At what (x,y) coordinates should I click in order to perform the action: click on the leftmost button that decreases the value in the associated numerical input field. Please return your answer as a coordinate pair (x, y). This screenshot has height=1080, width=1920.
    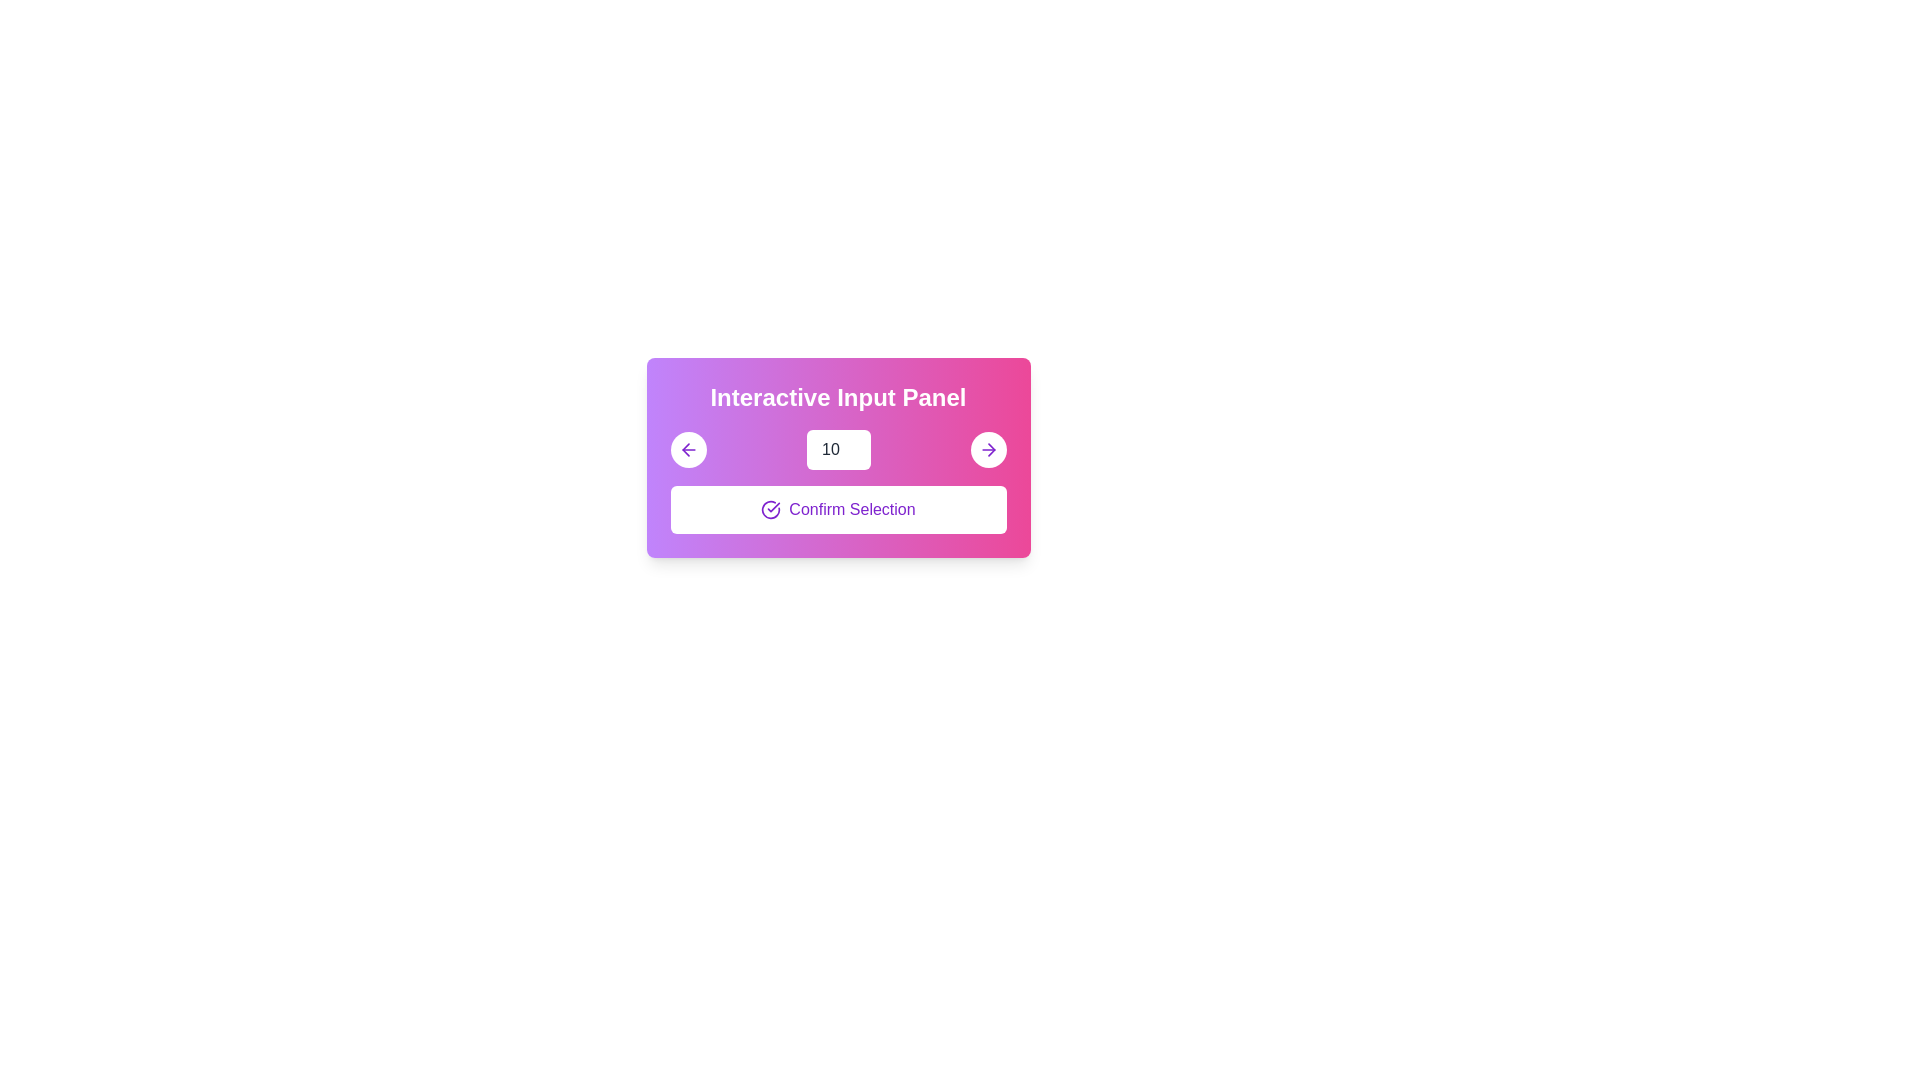
    Looking at the image, I should click on (688, 450).